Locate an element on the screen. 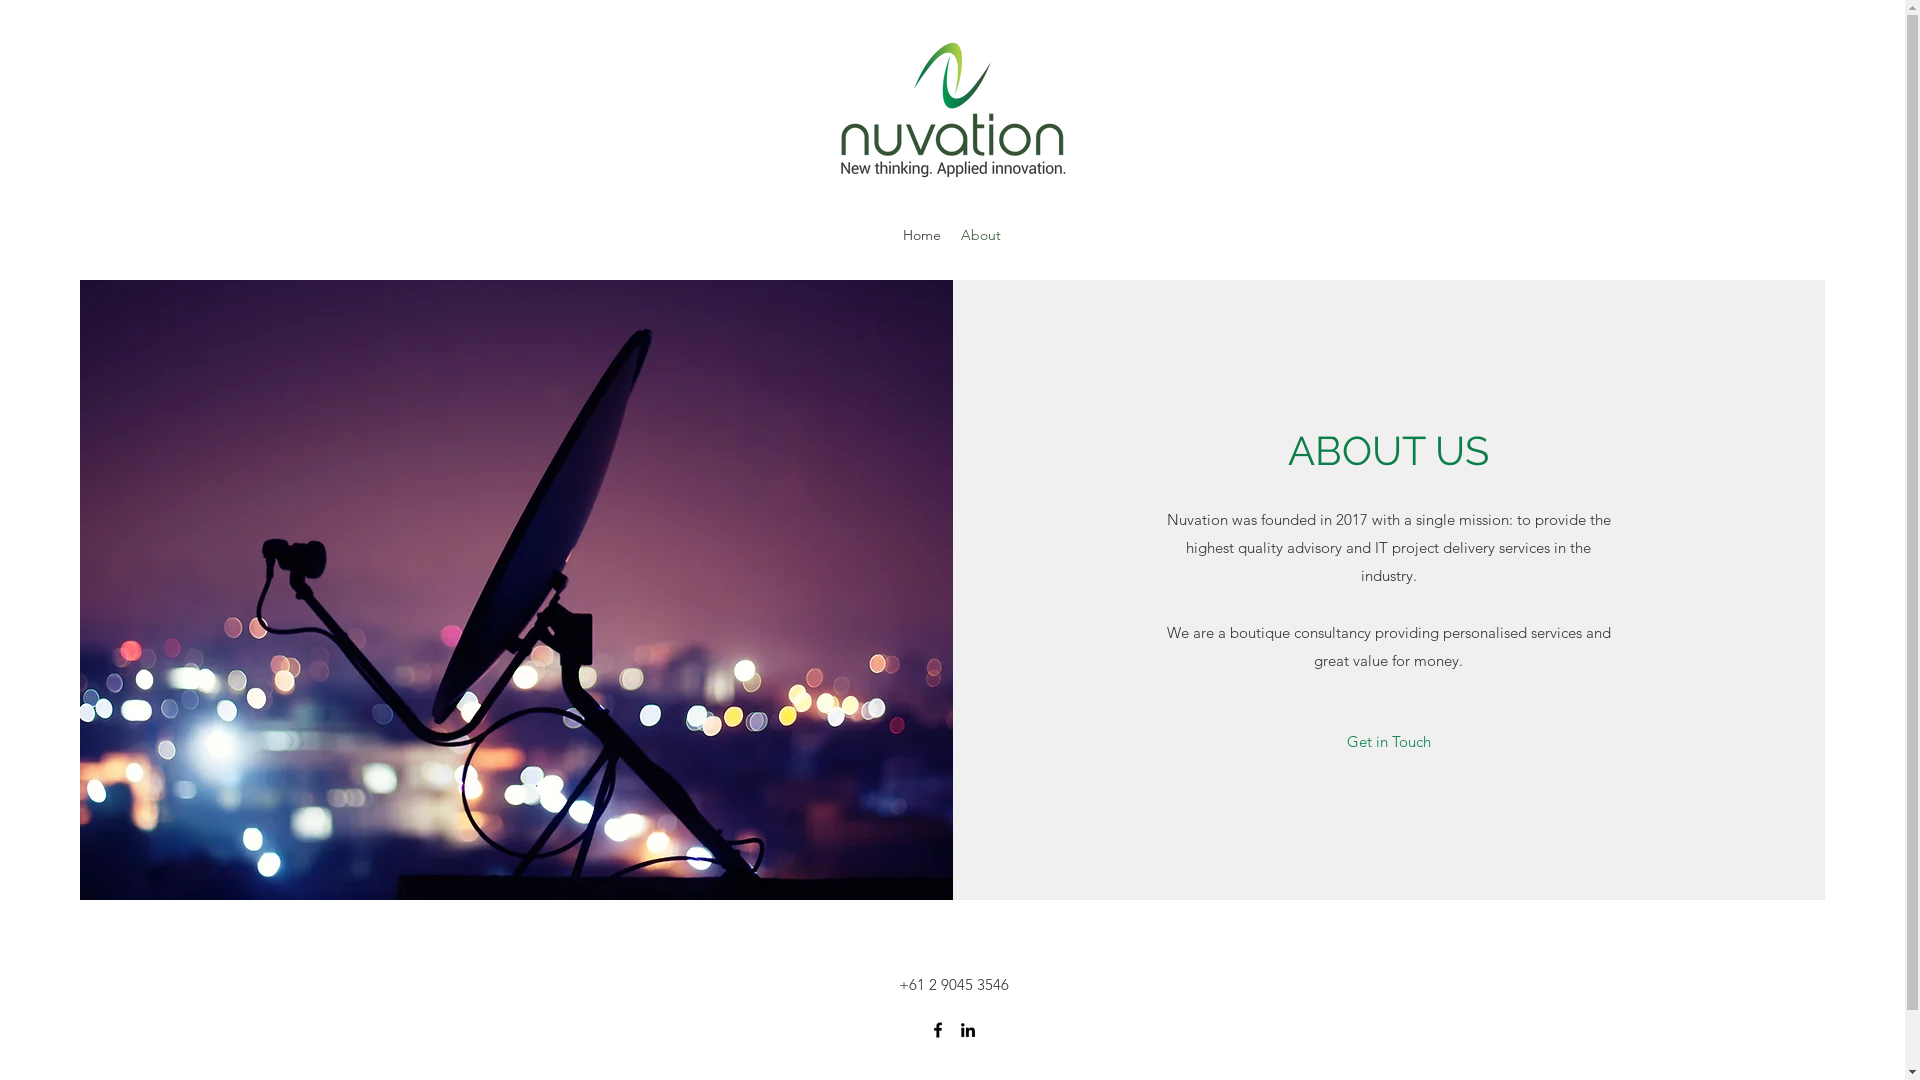 The width and height of the screenshot is (1920, 1080). 'About' is located at coordinates (980, 234).